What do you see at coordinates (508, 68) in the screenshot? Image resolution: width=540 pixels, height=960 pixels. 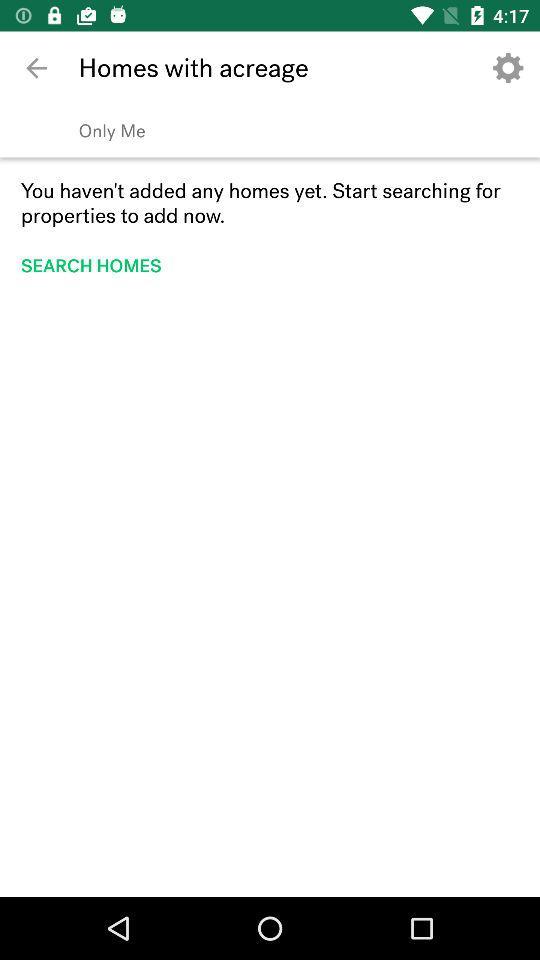 I see `item at the top right corner` at bounding box center [508, 68].